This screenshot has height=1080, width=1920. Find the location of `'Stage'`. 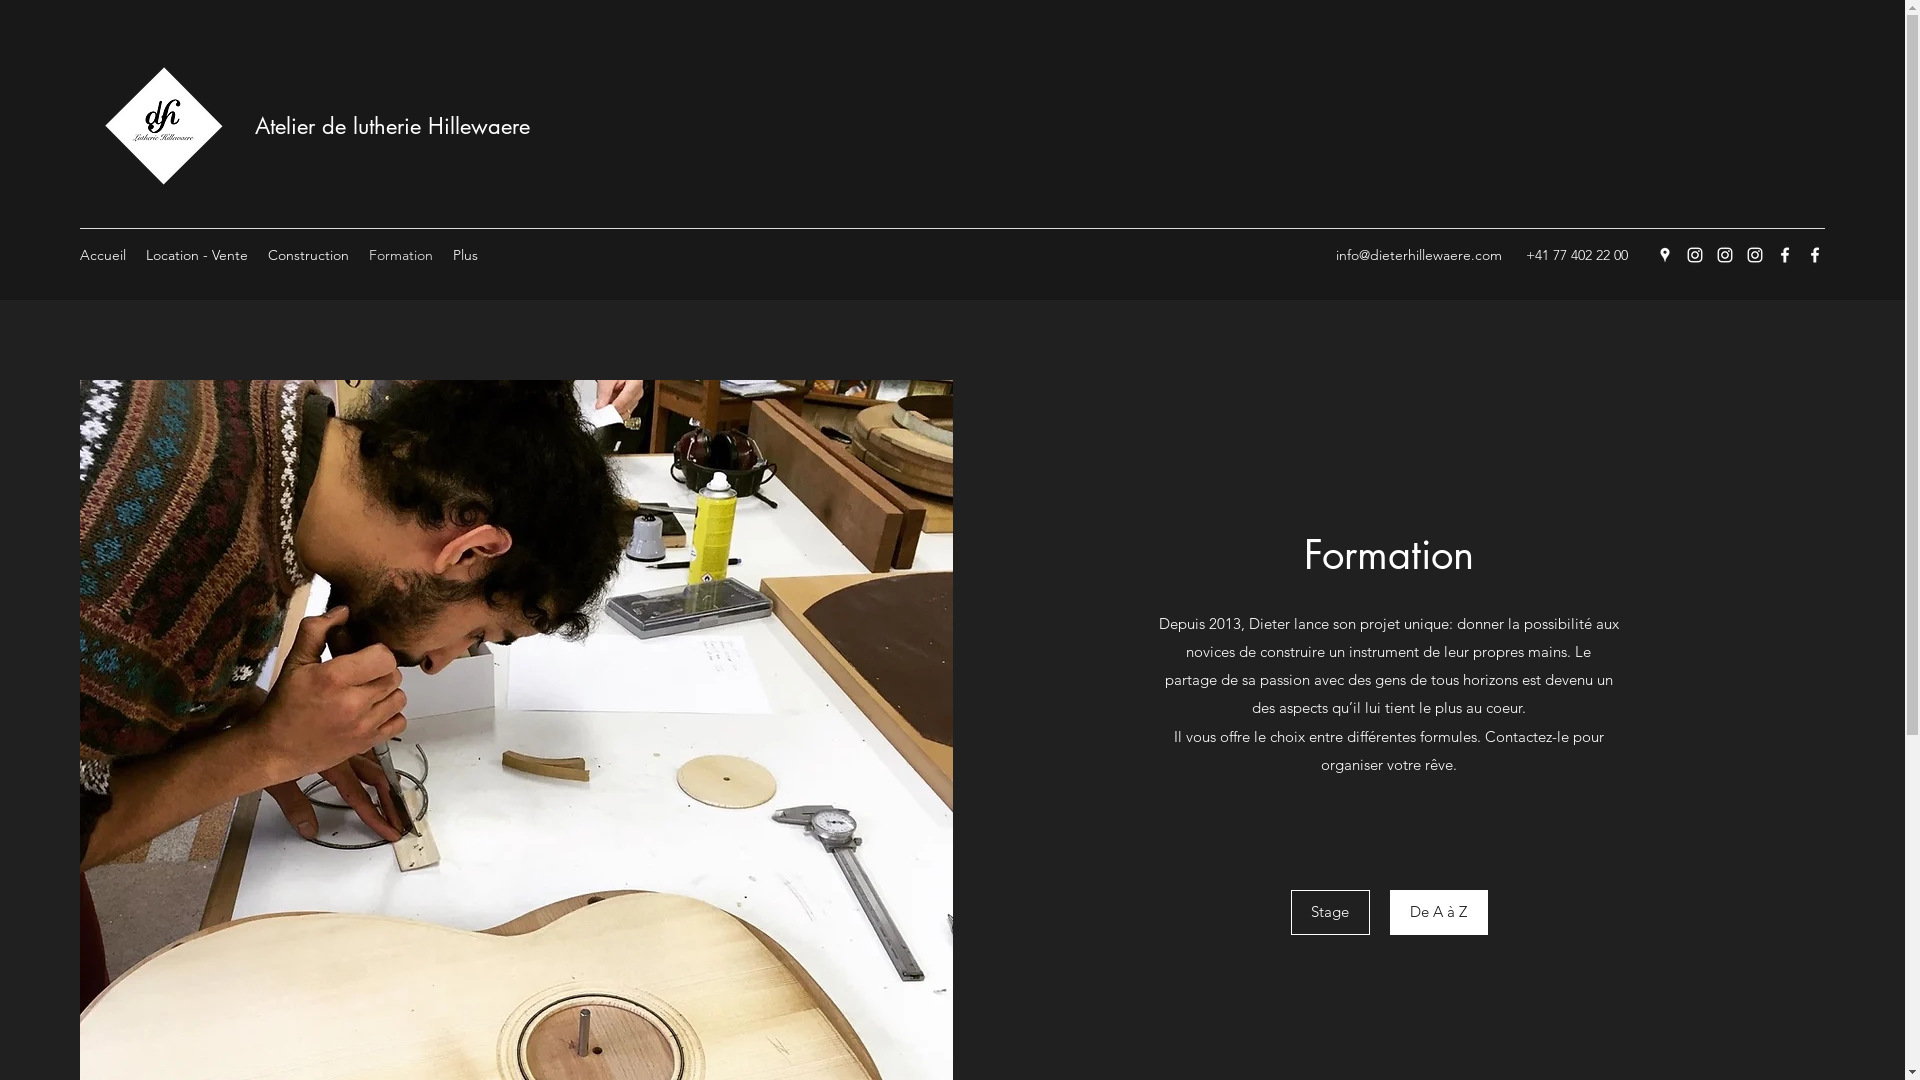

'Stage' is located at coordinates (1291, 912).